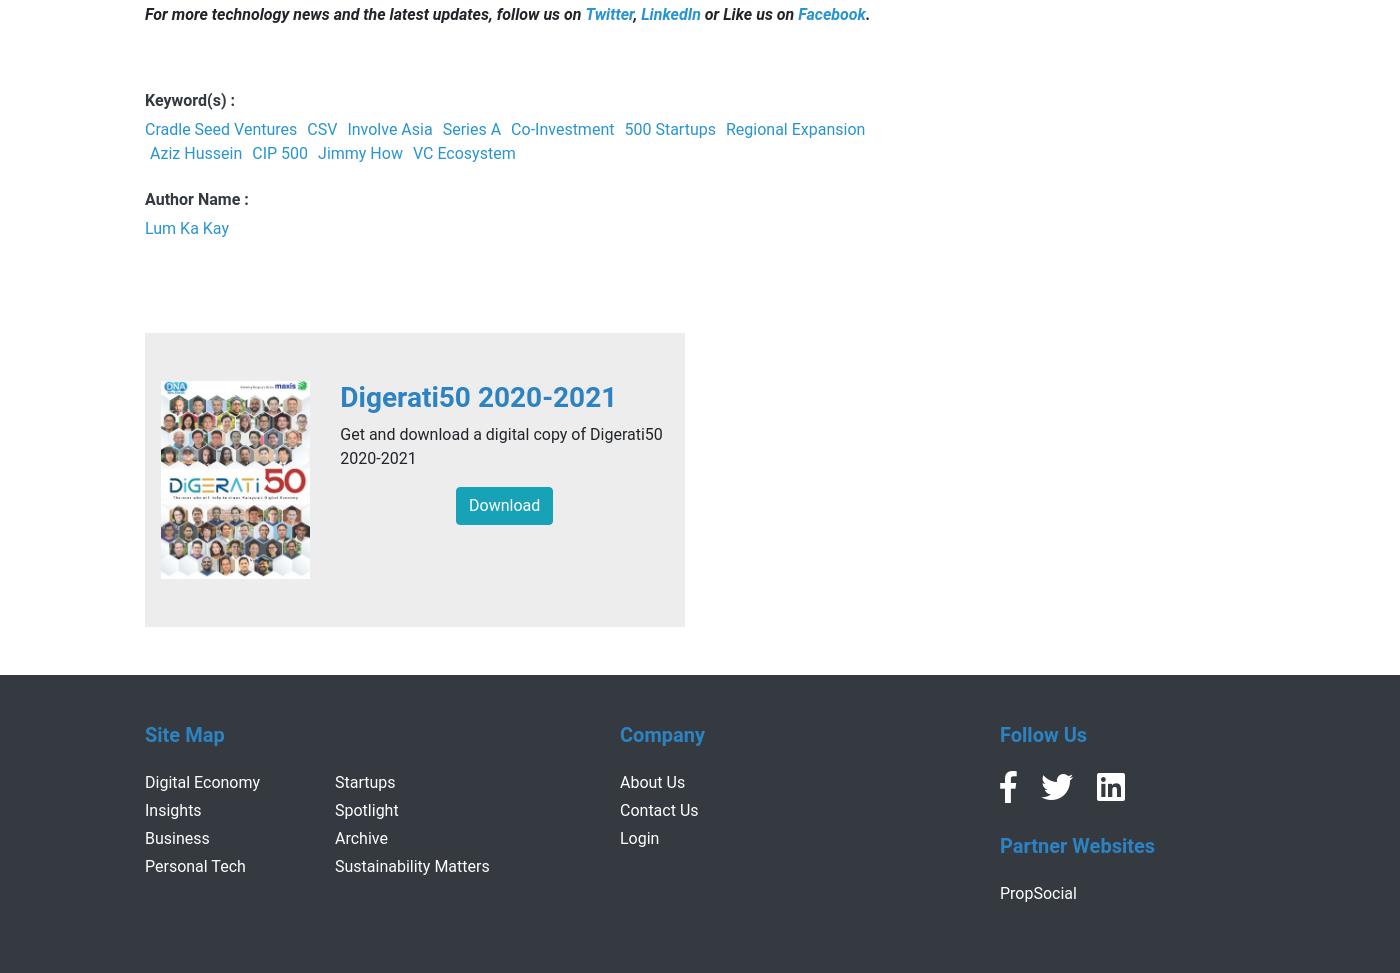  I want to click on 'PropSocial', so click(1037, 892).